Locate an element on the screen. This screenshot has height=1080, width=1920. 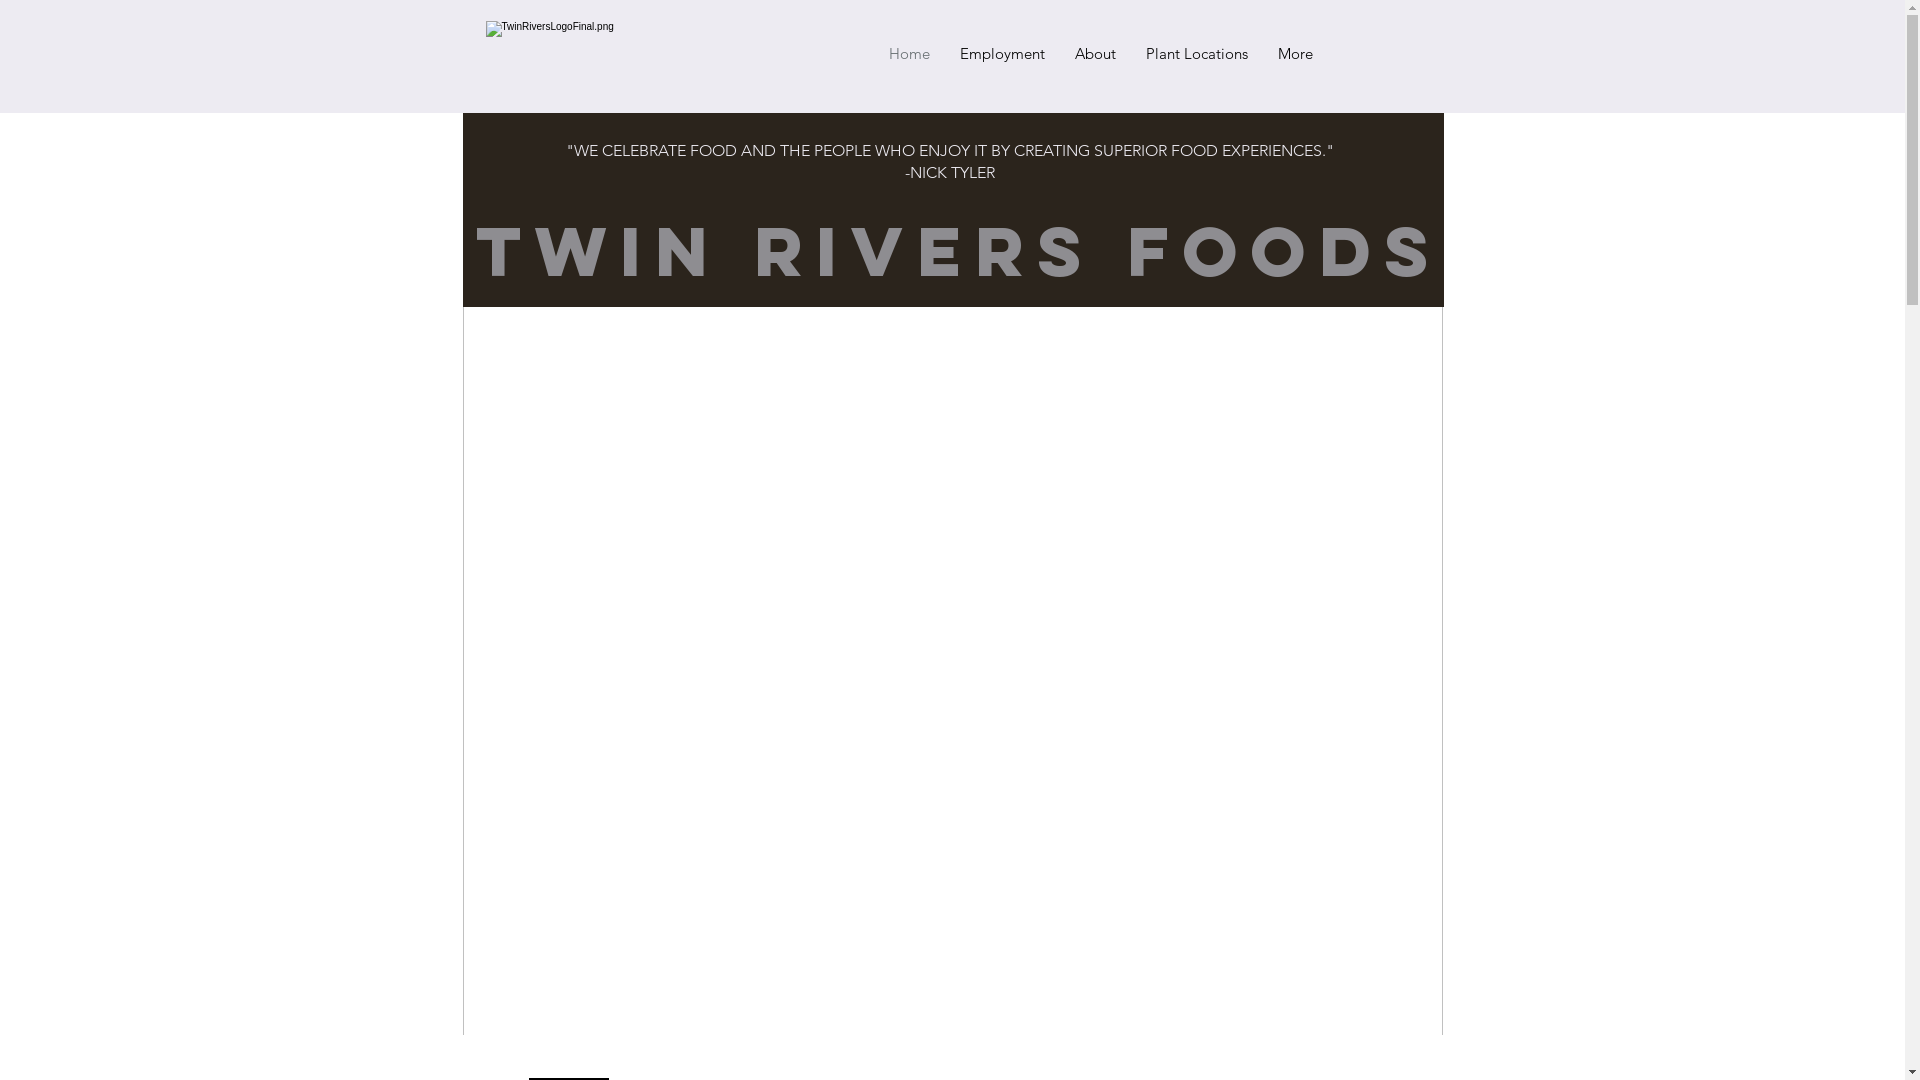
'About' is located at coordinates (1094, 53).